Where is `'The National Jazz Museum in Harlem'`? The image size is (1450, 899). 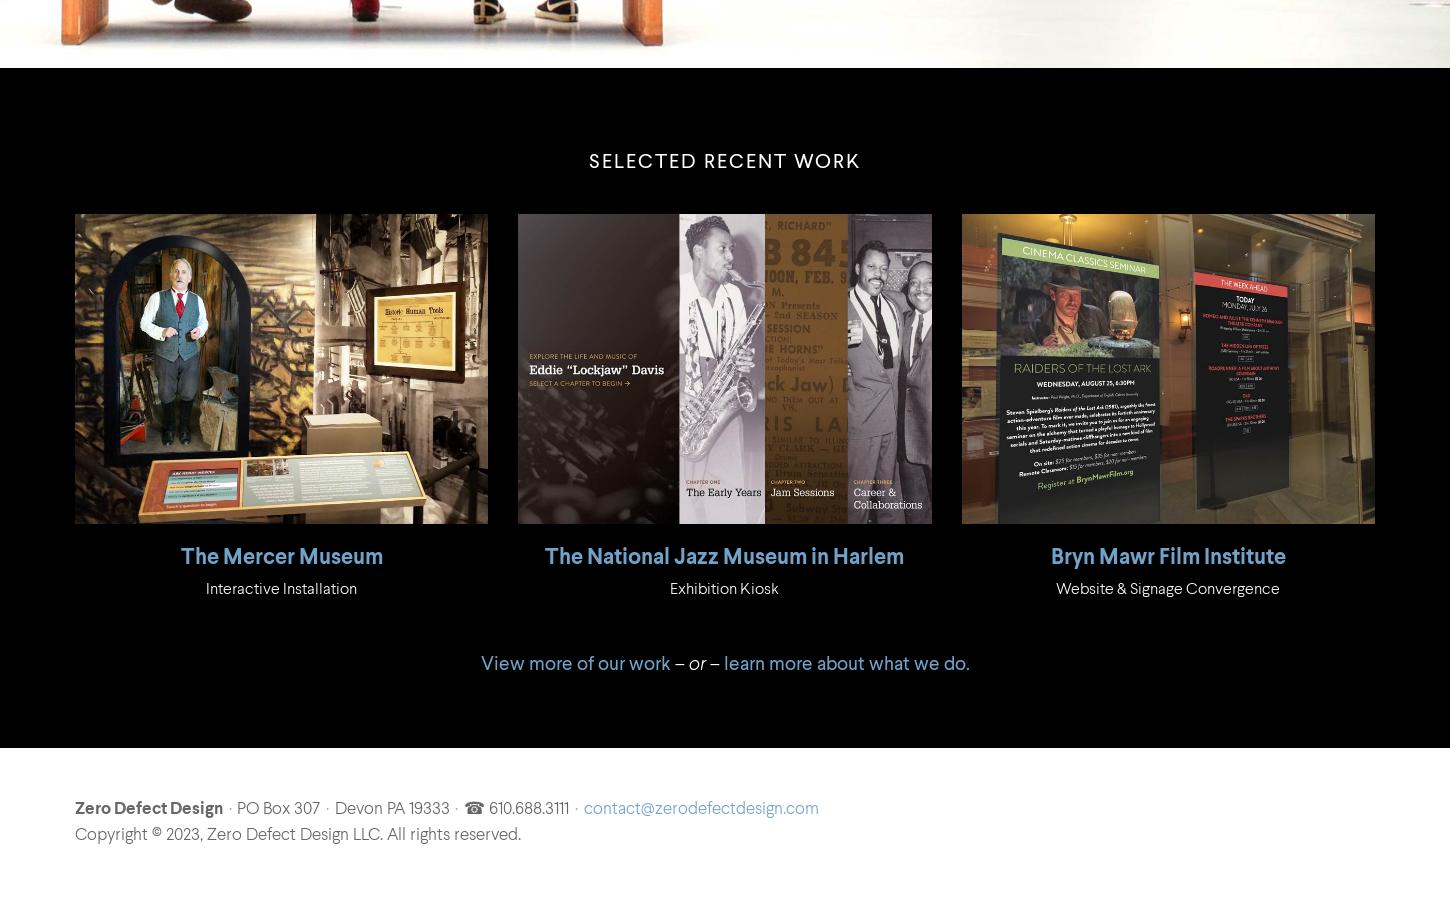
'The National Jazz Museum in Harlem' is located at coordinates (723, 557).